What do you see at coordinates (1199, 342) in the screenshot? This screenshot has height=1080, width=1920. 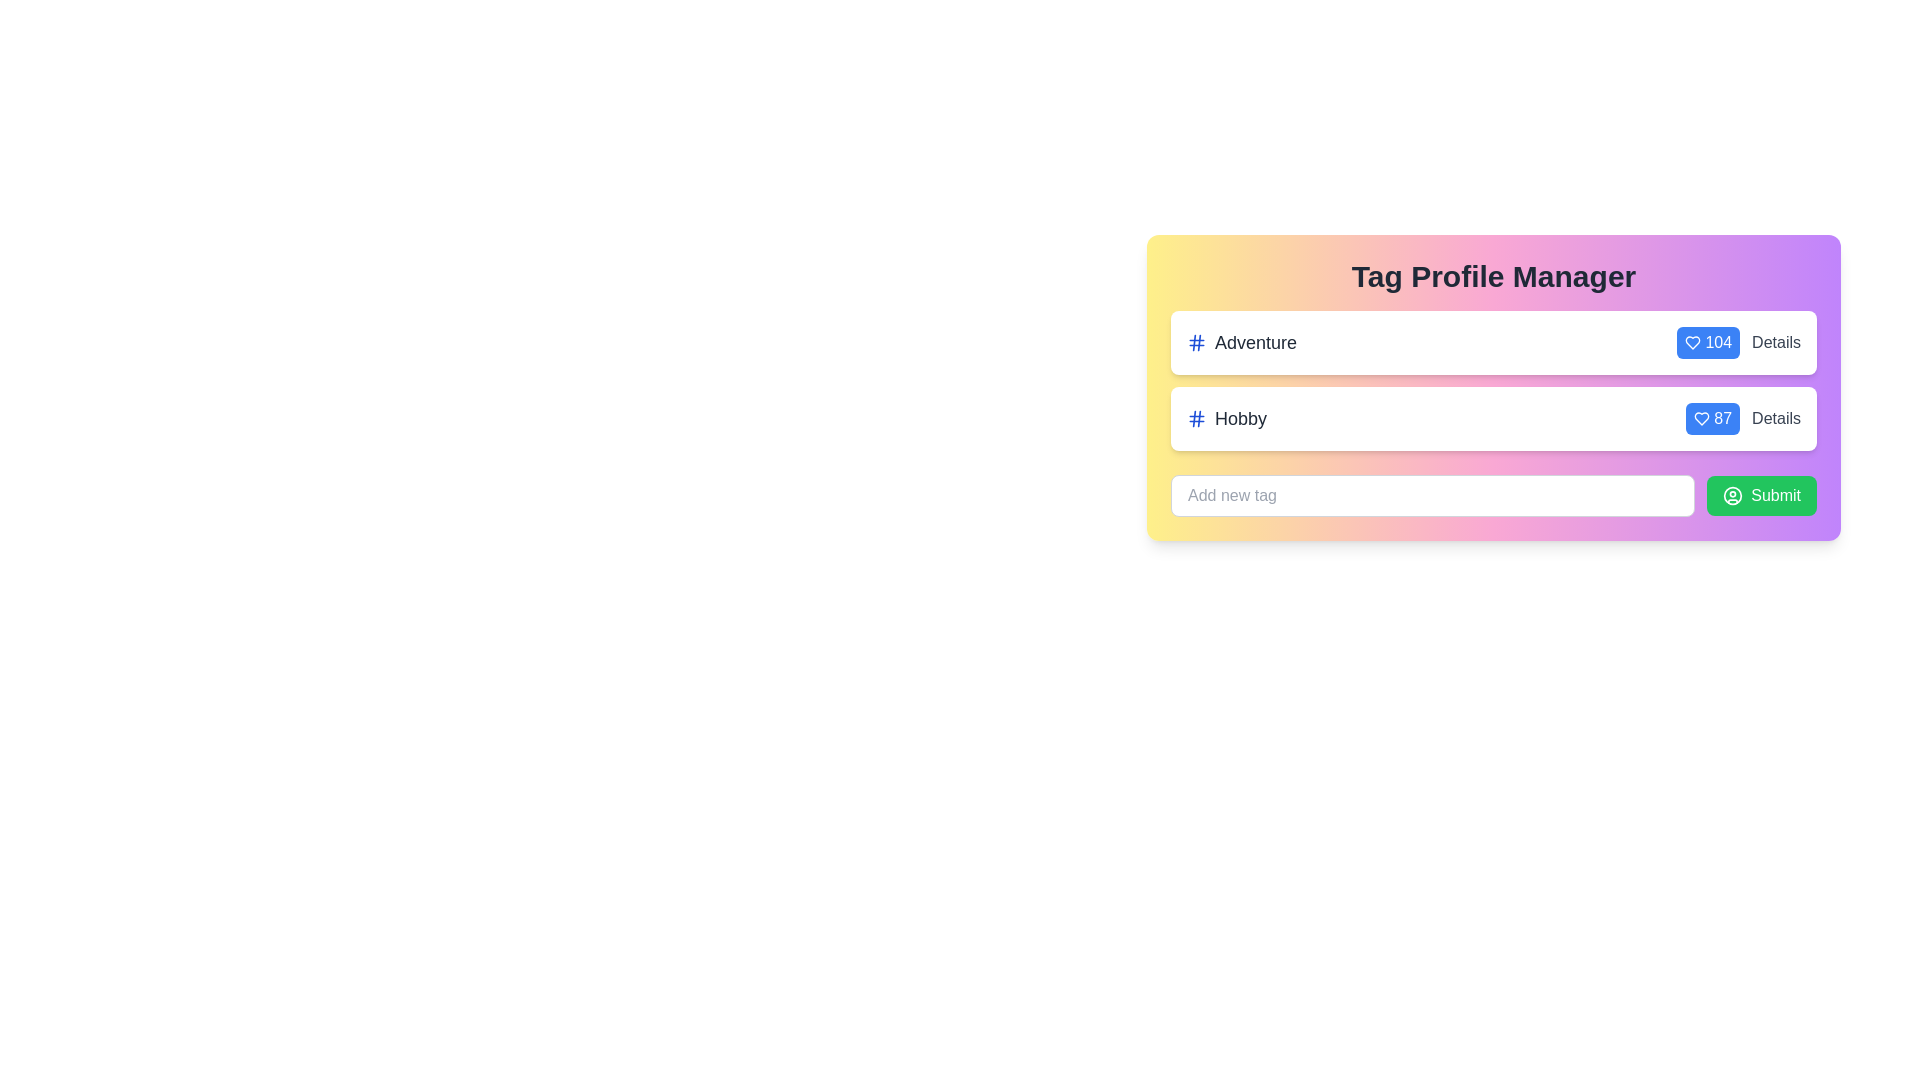 I see `the right diagonal line segment of the hash symbol element within the SVG graphic, which is defined by its blue stroke and part of the overall hash mark design` at bounding box center [1199, 342].